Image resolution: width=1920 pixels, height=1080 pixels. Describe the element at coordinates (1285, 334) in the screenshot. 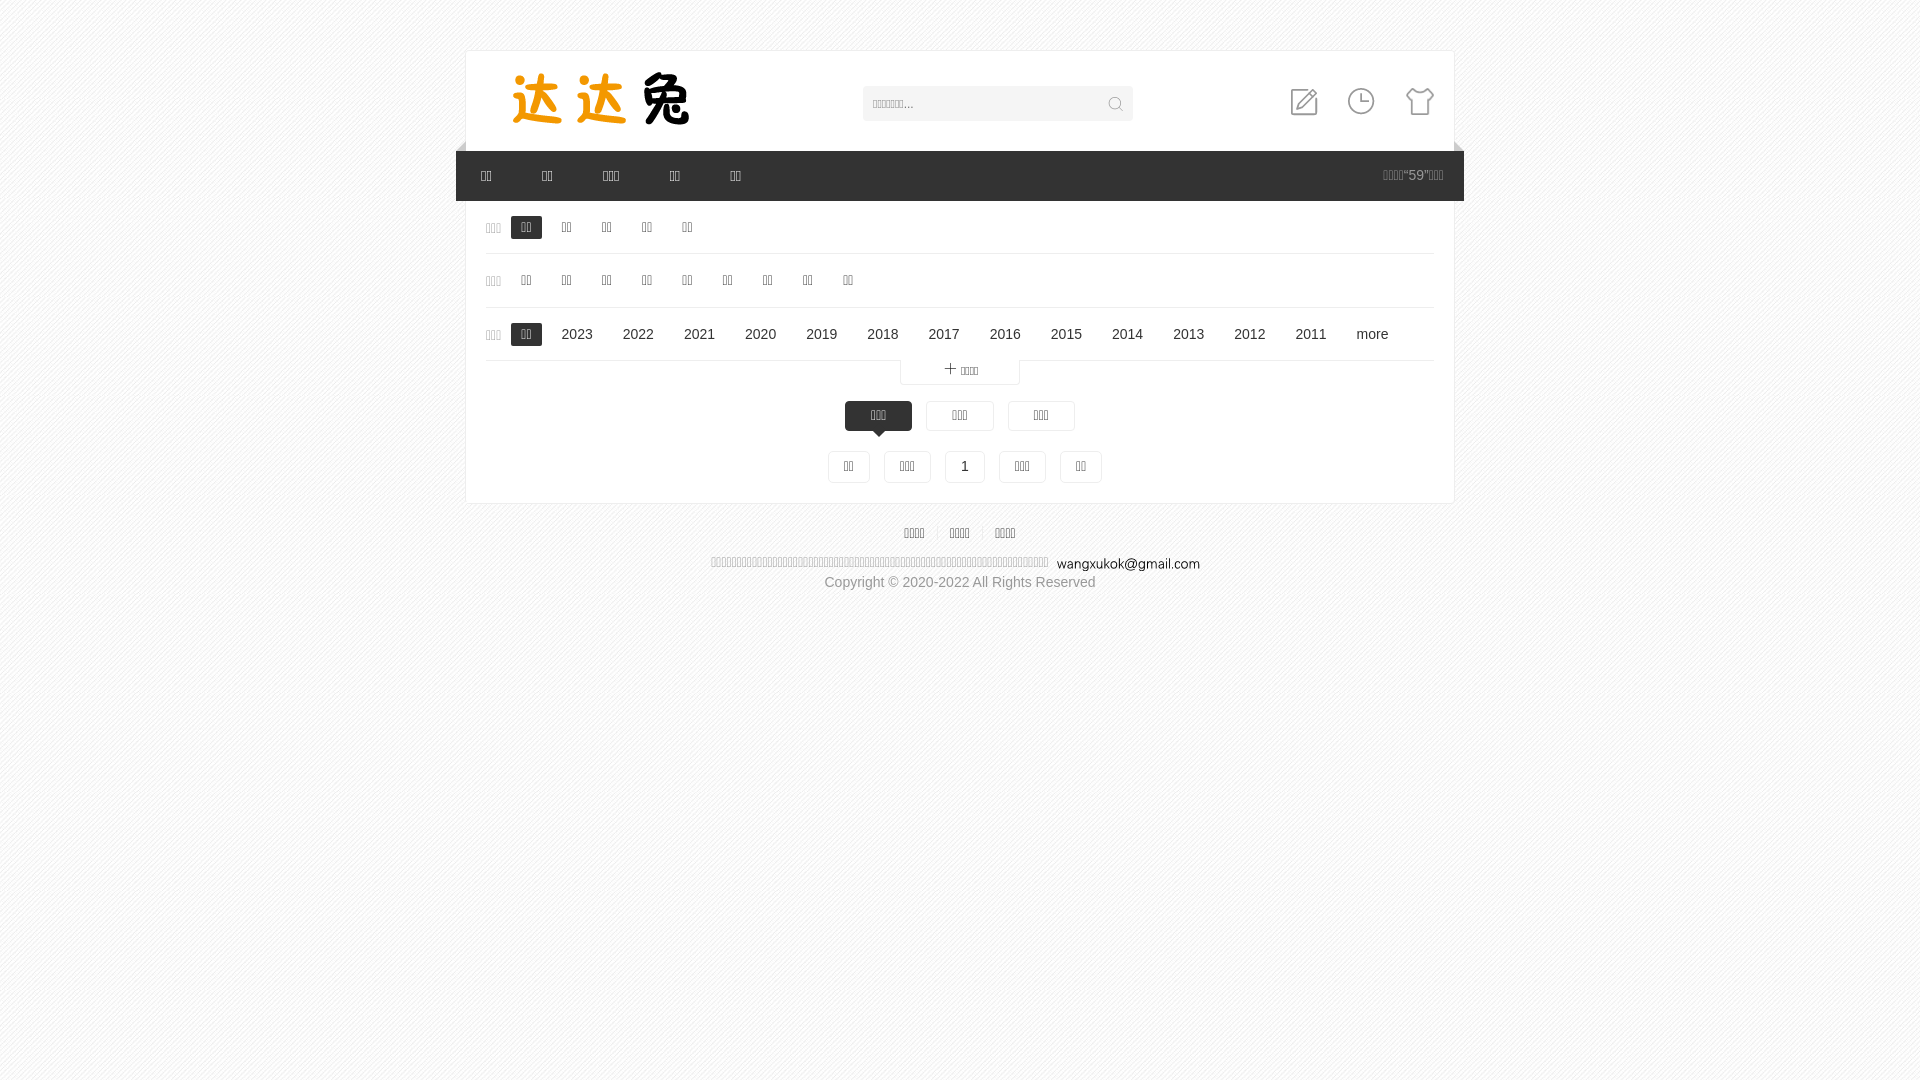

I see `'2011'` at that location.